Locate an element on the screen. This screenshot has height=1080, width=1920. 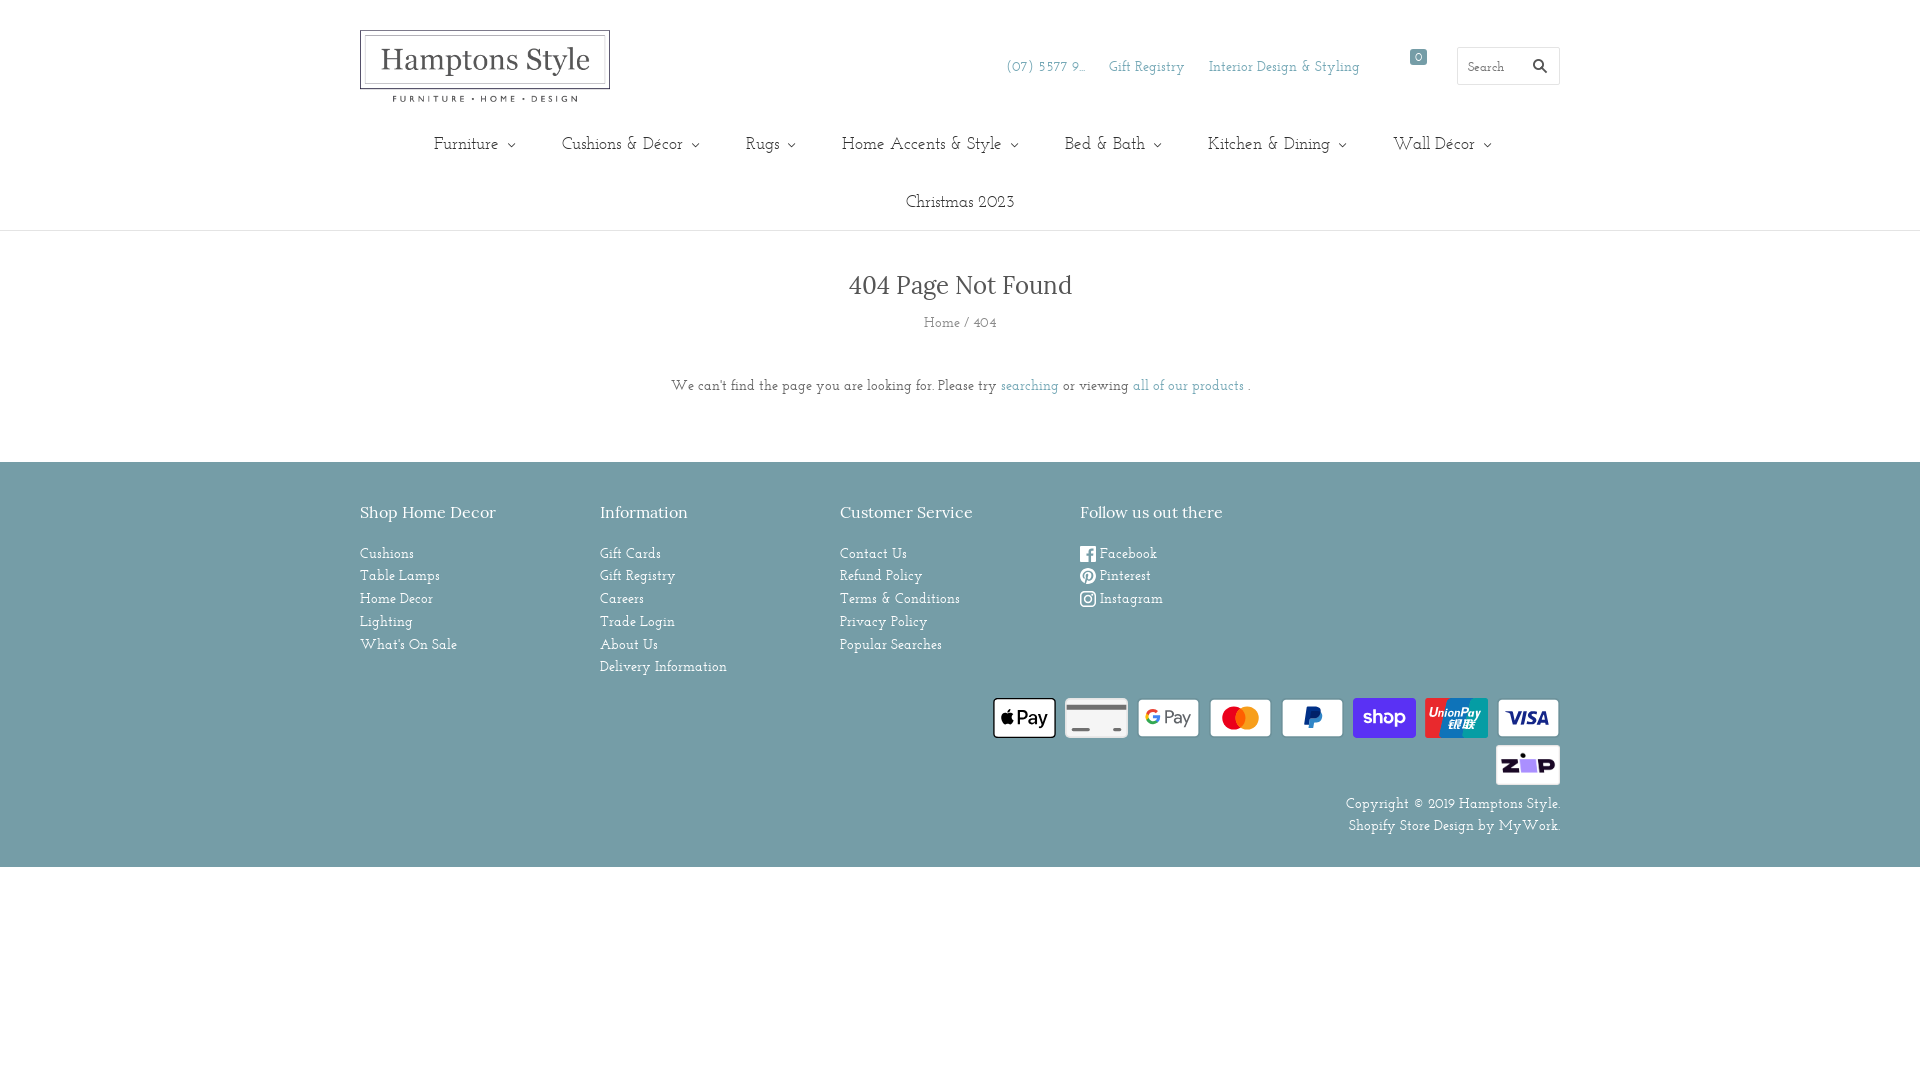
'Refund Policy' is located at coordinates (880, 574).